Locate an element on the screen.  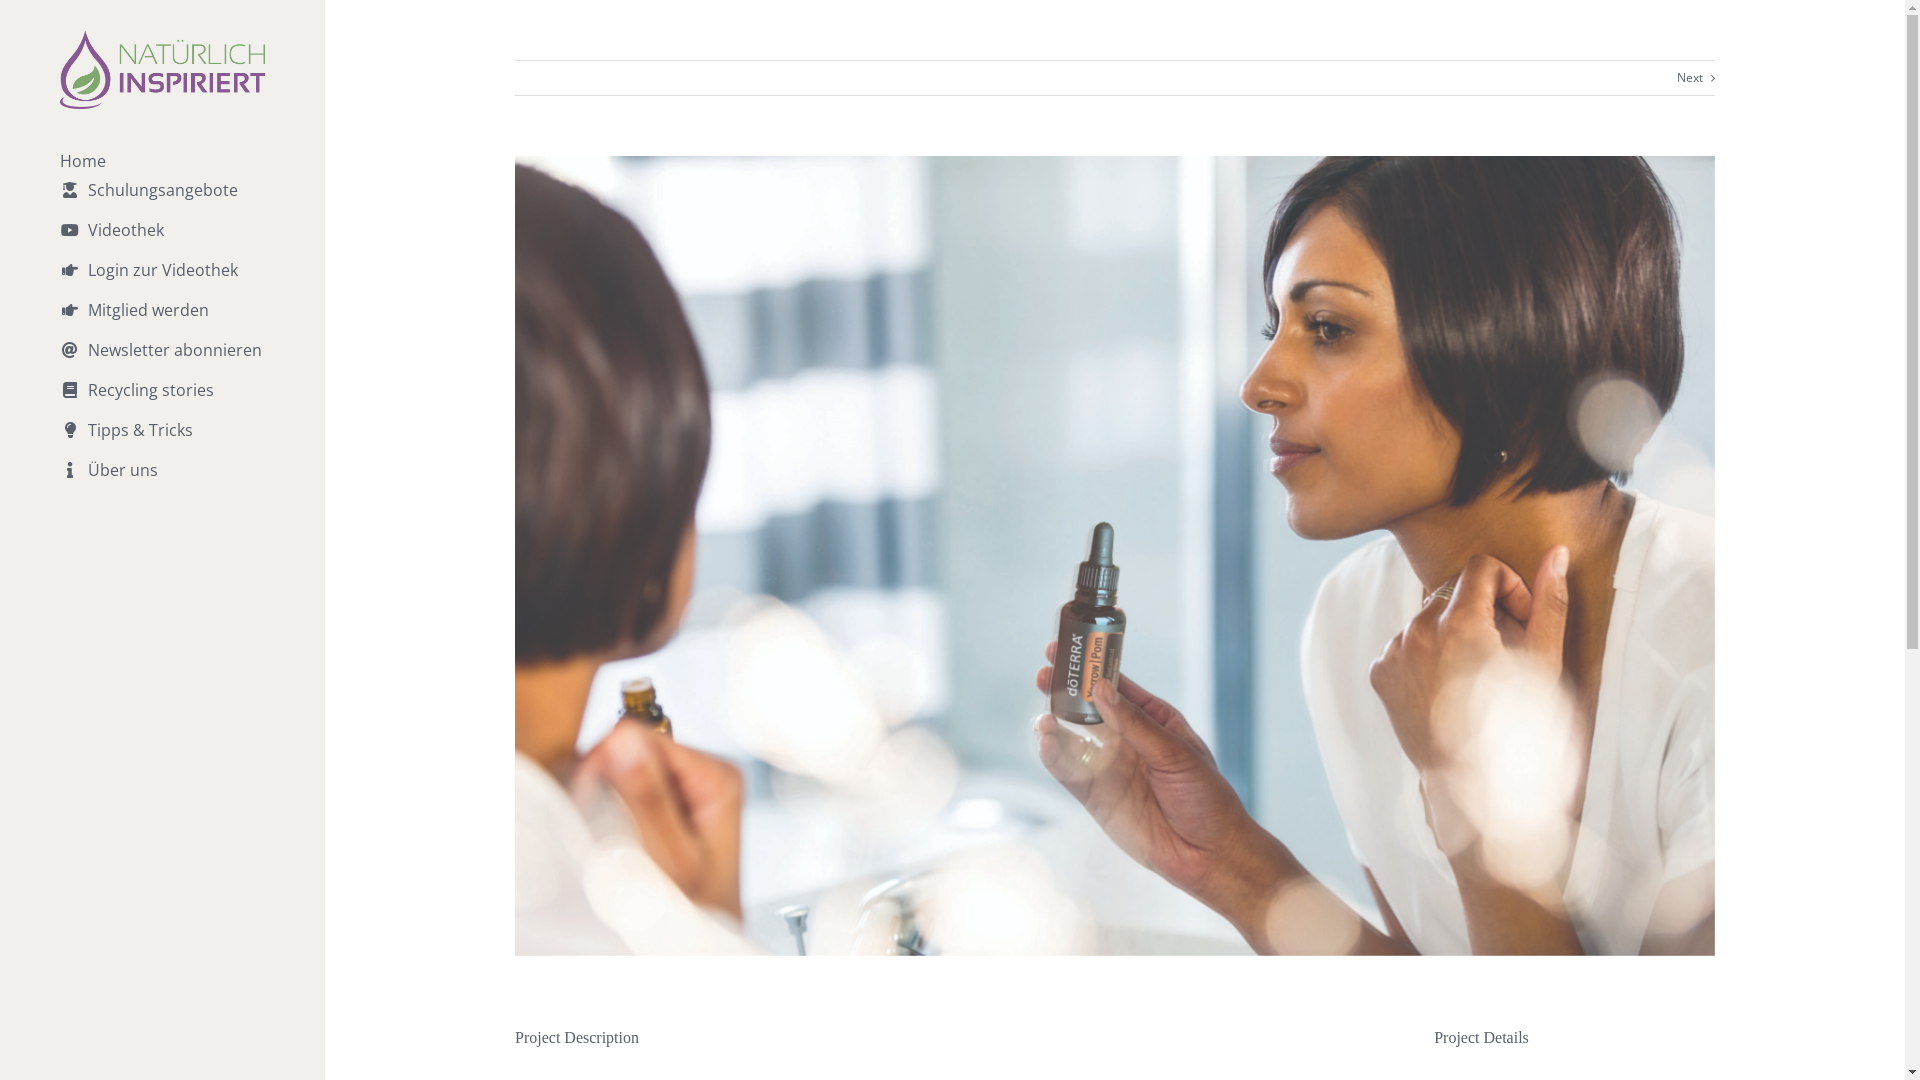
'Login zur Videothek' is located at coordinates (162, 281).